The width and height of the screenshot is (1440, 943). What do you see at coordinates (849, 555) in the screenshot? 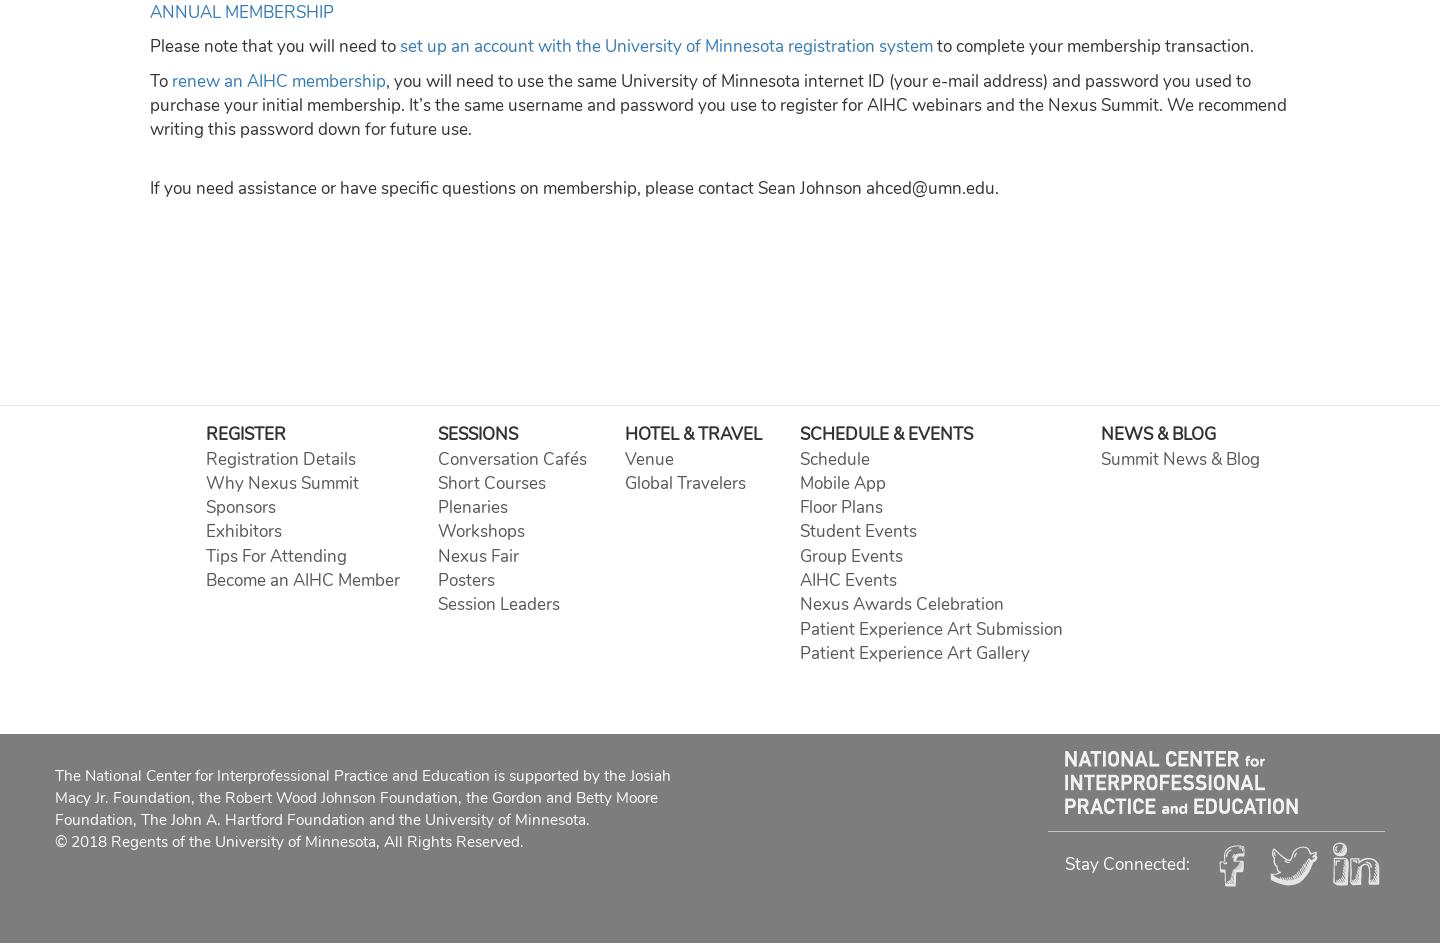
I see `'Group Events'` at bounding box center [849, 555].